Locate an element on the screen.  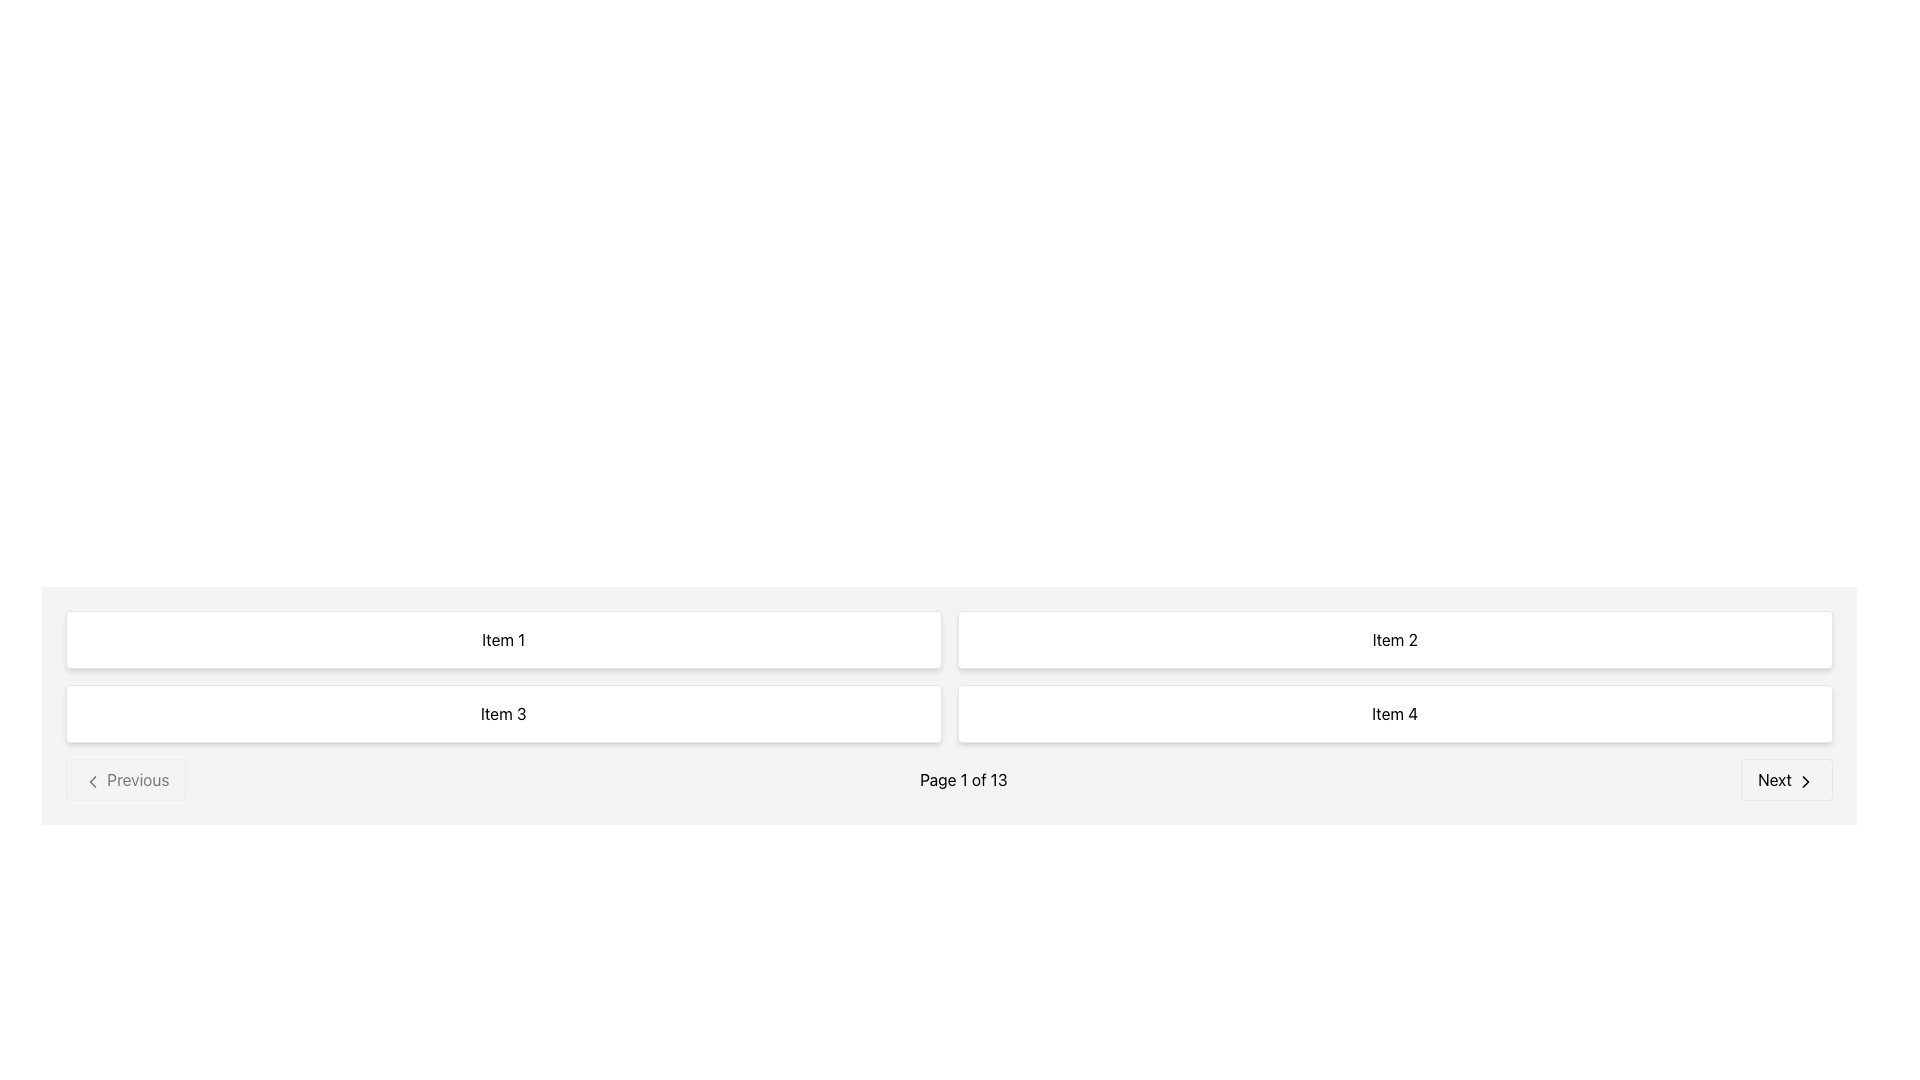
the right-pointing chevron icon located within the 'Next' button at the bottom right of the interface is located at coordinates (1805, 779).